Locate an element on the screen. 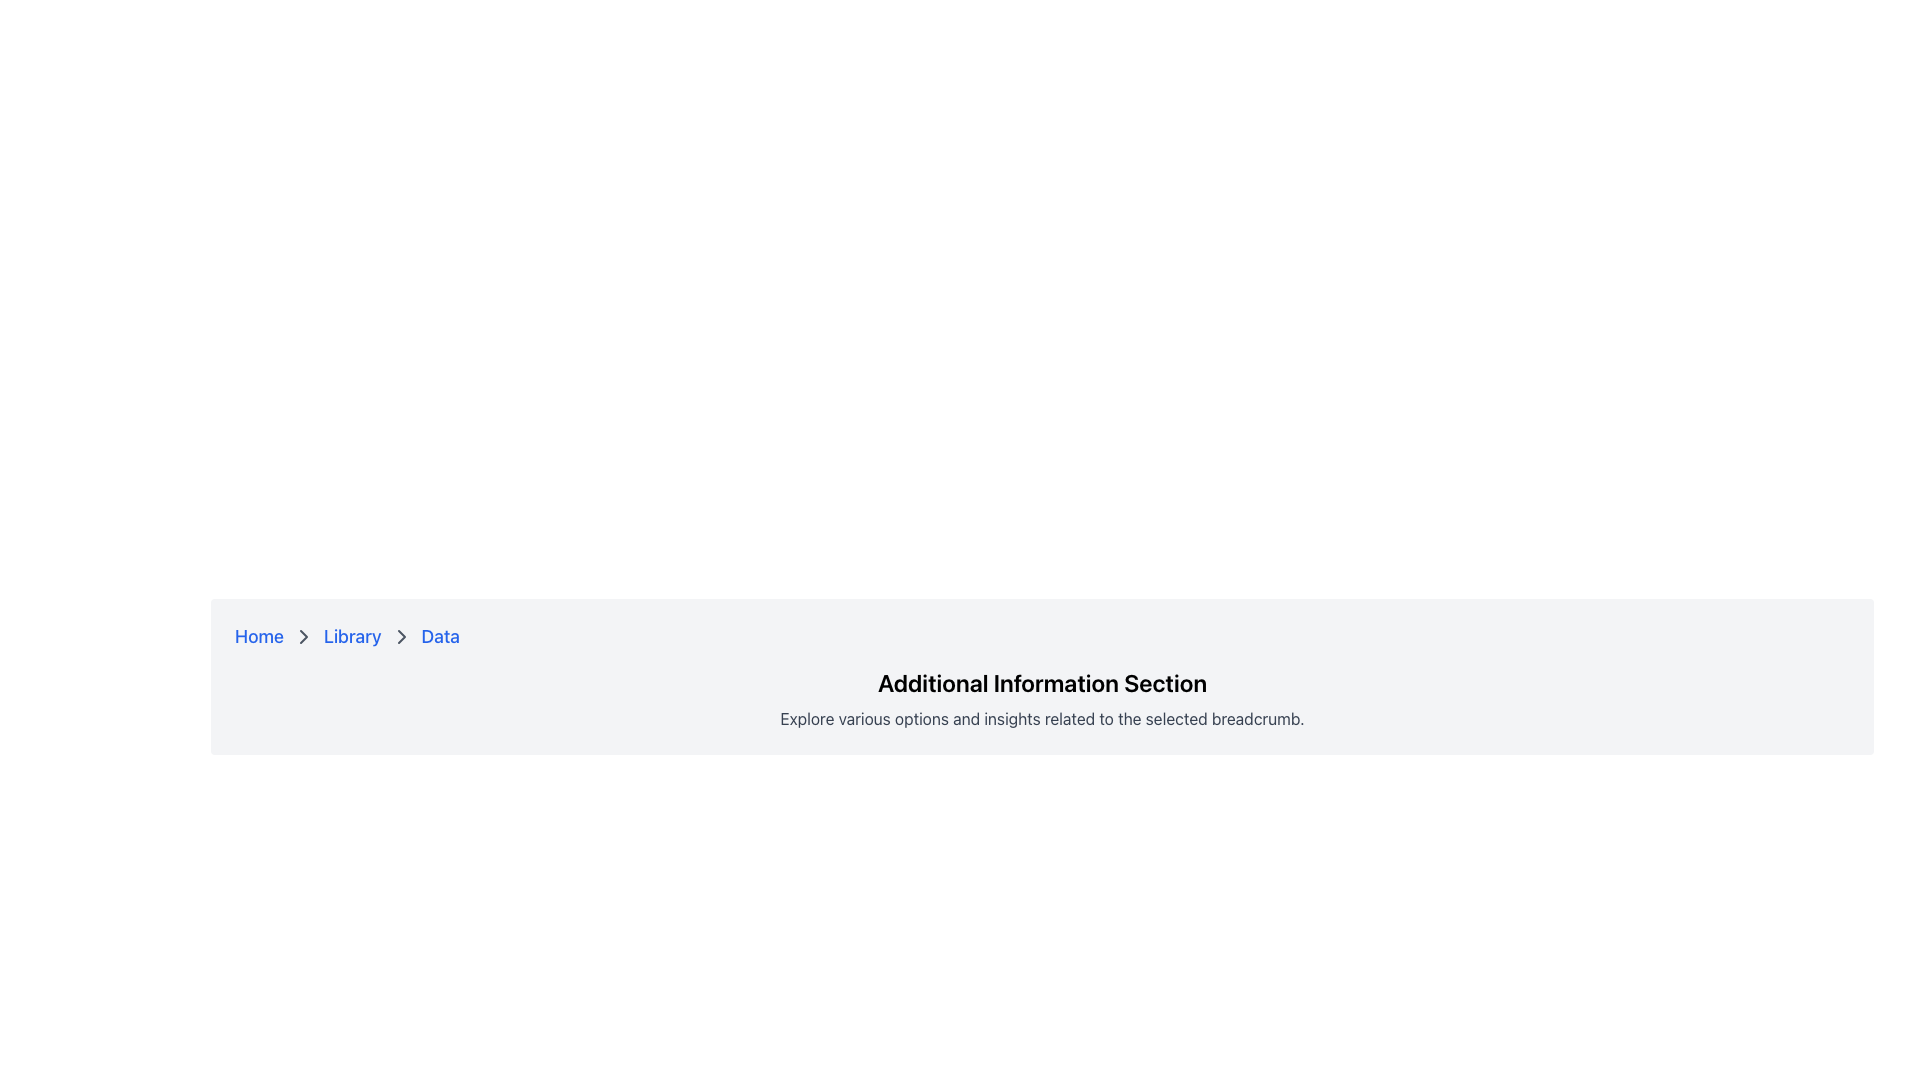  the 'Library' hyperlink in the breadcrumb navigation bar is located at coordinates (352, 636).